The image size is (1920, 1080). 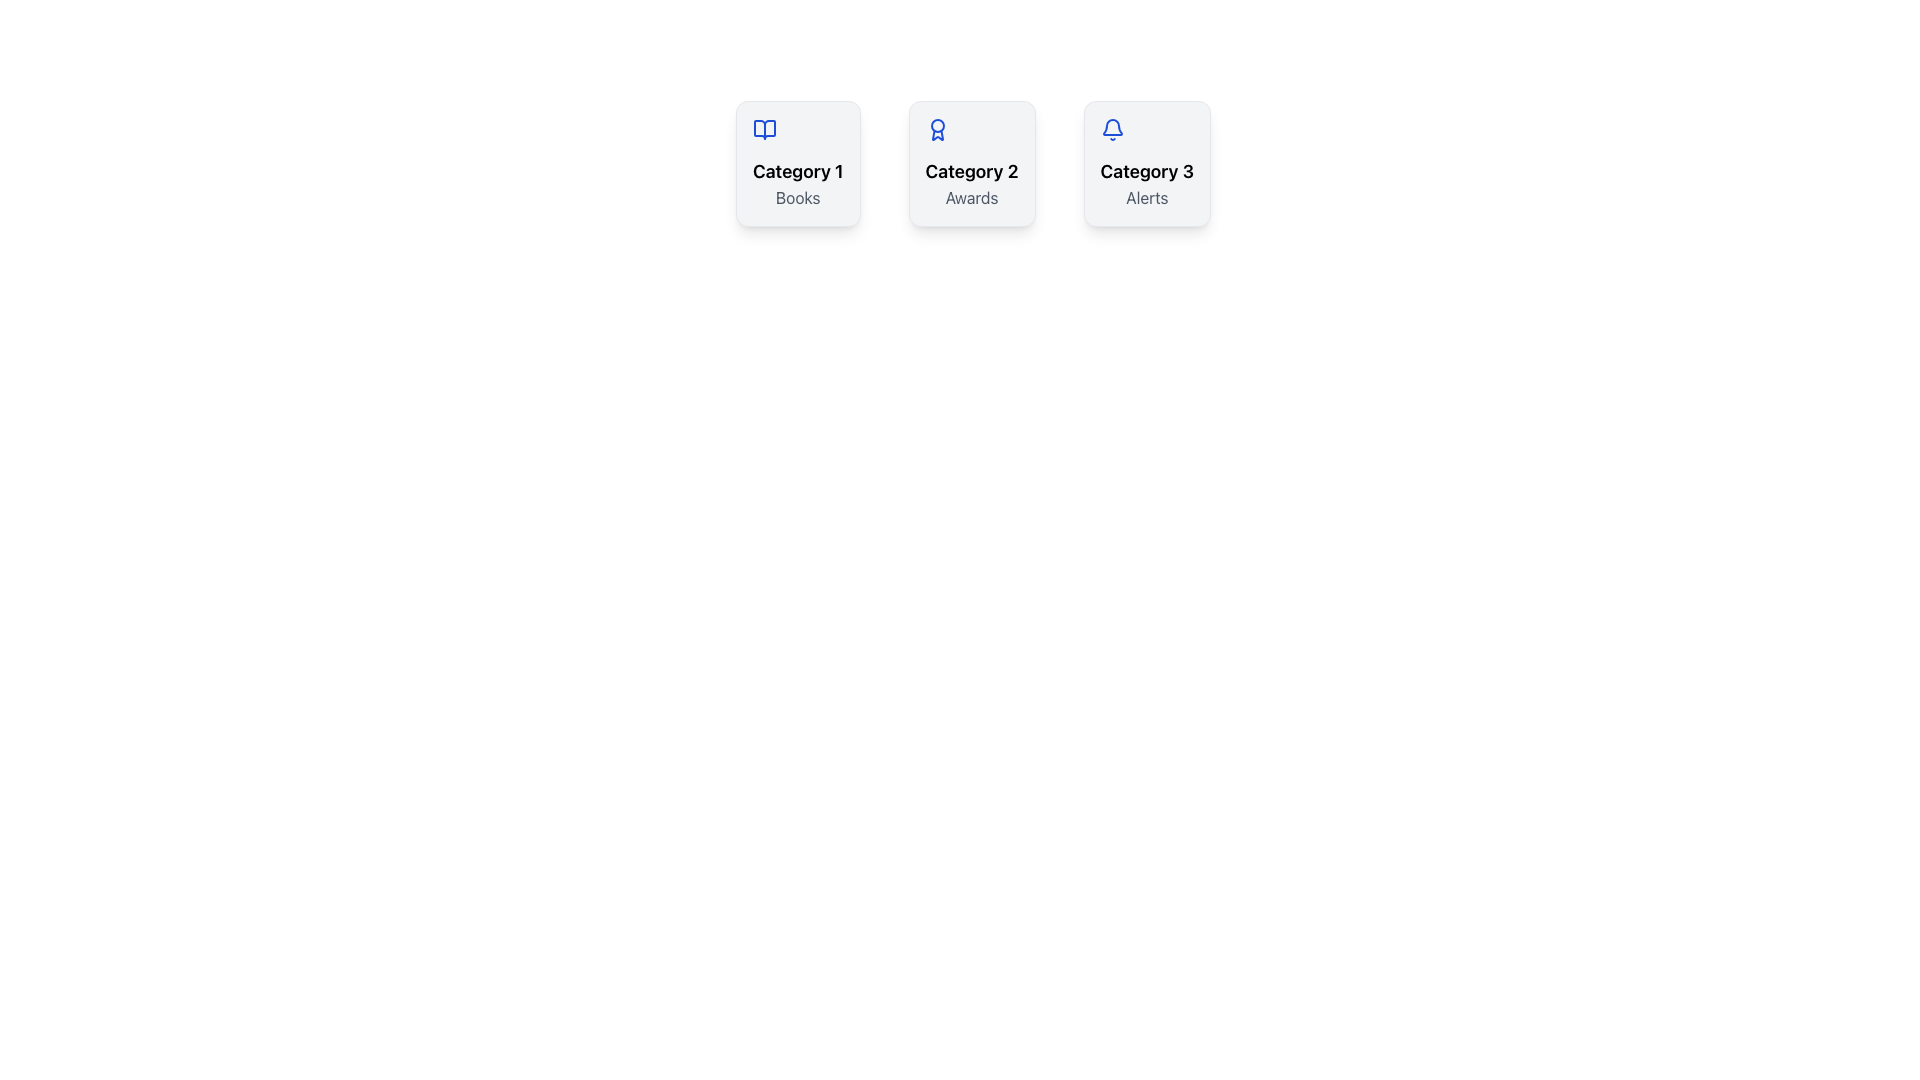 What do you see at coordinates (763, 130) in the screenshot?
I see `the small blue icon representing an open book located at the top of the card labeled 'Category 1'` at bounding box center [763, 130].